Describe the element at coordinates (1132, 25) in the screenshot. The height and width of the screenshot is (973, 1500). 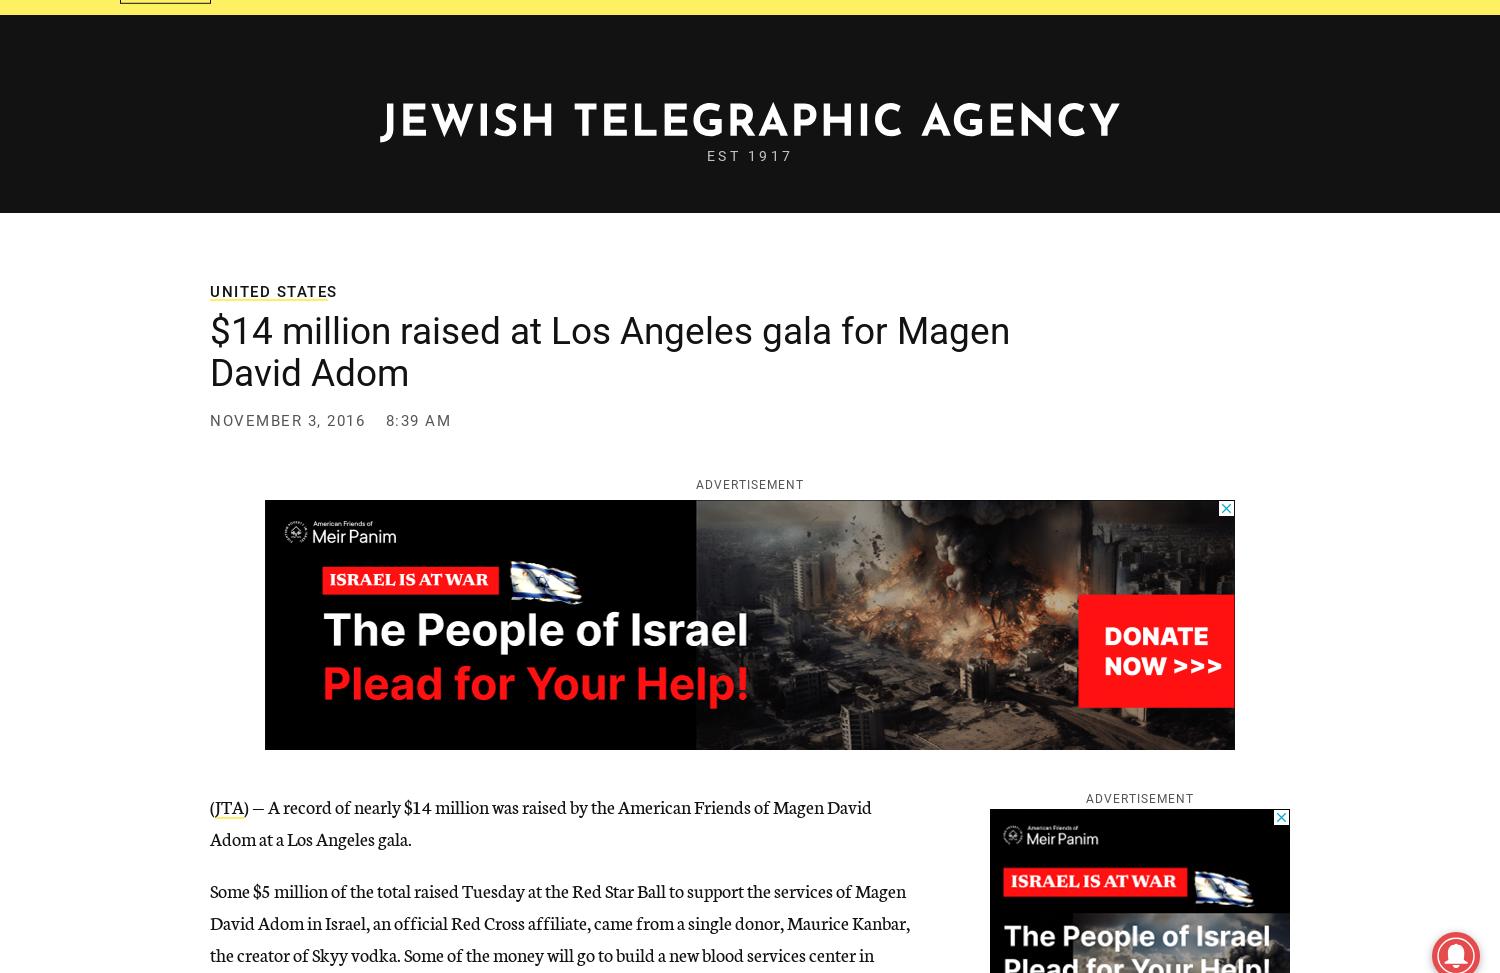
I see `'Subscribe'` at that location.